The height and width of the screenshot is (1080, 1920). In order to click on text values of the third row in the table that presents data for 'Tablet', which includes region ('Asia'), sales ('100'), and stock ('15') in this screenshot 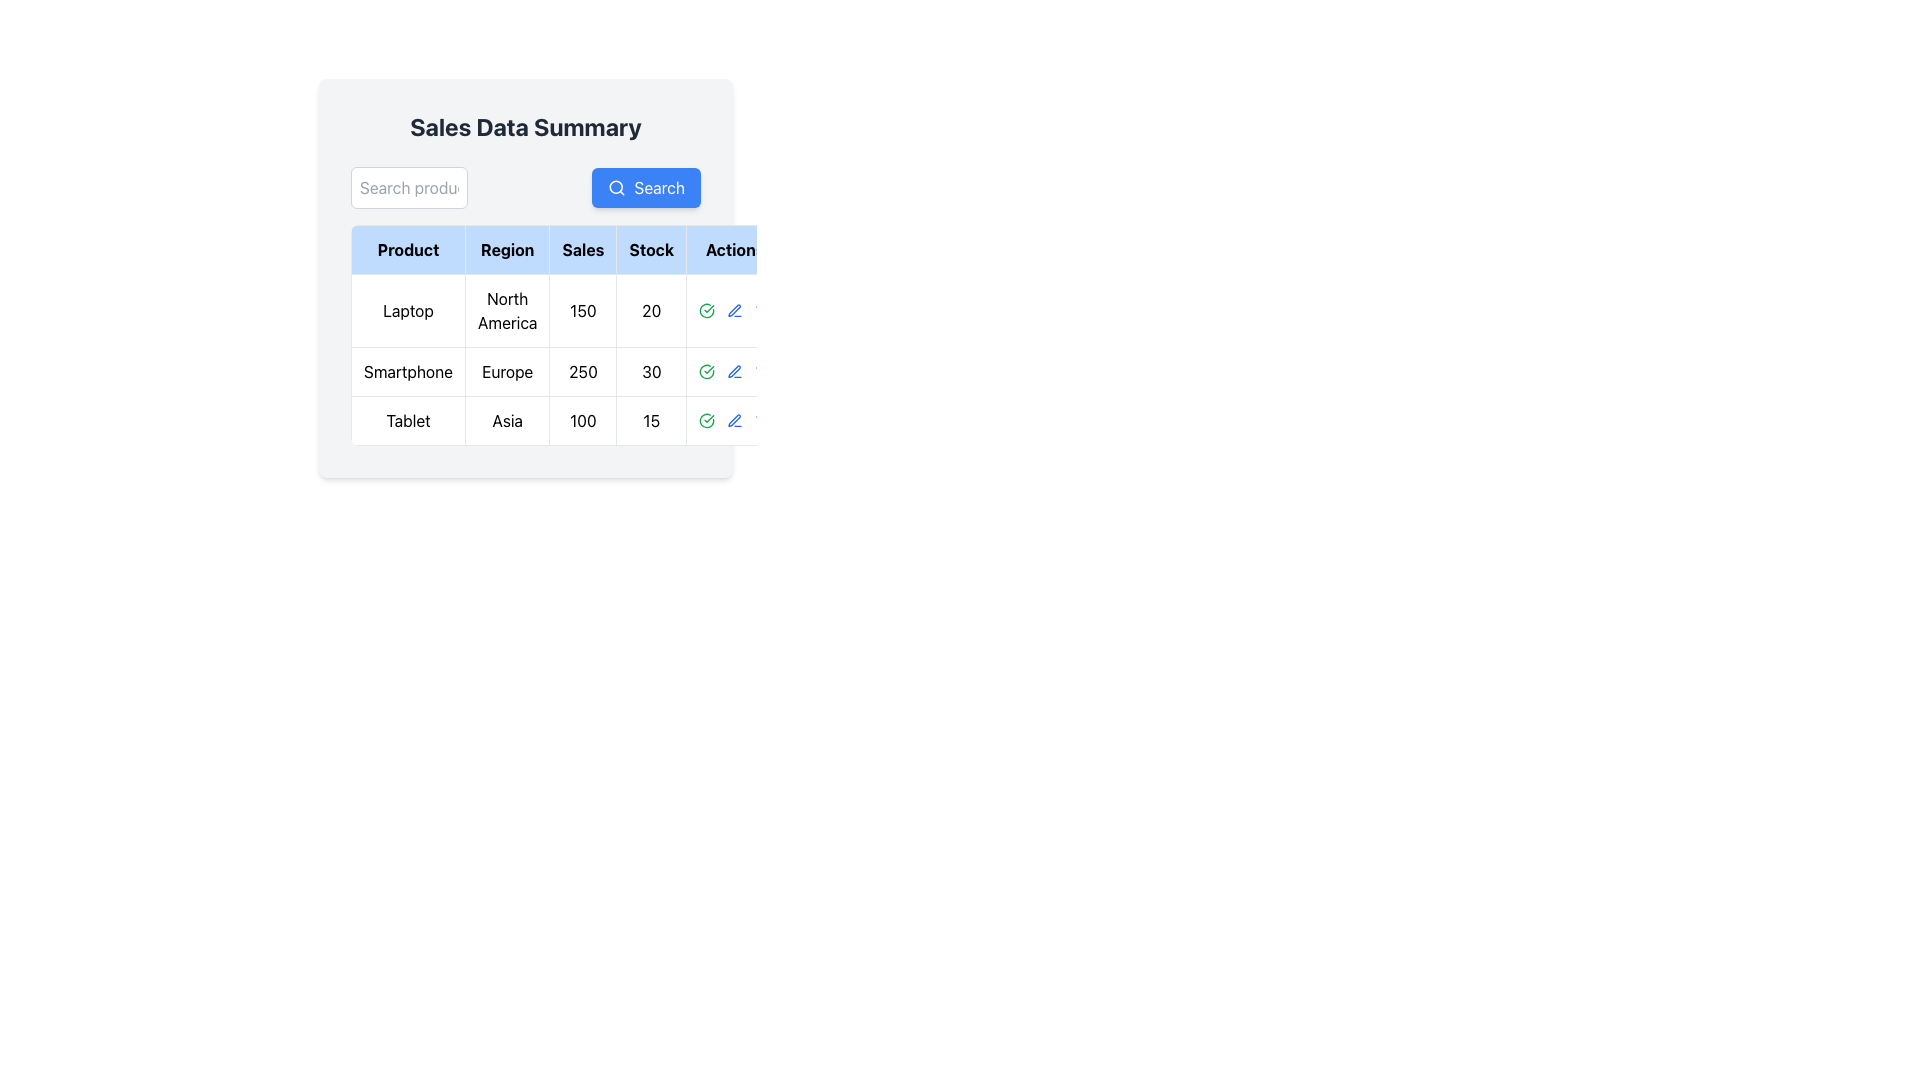, I will do `click(566, 419)`.